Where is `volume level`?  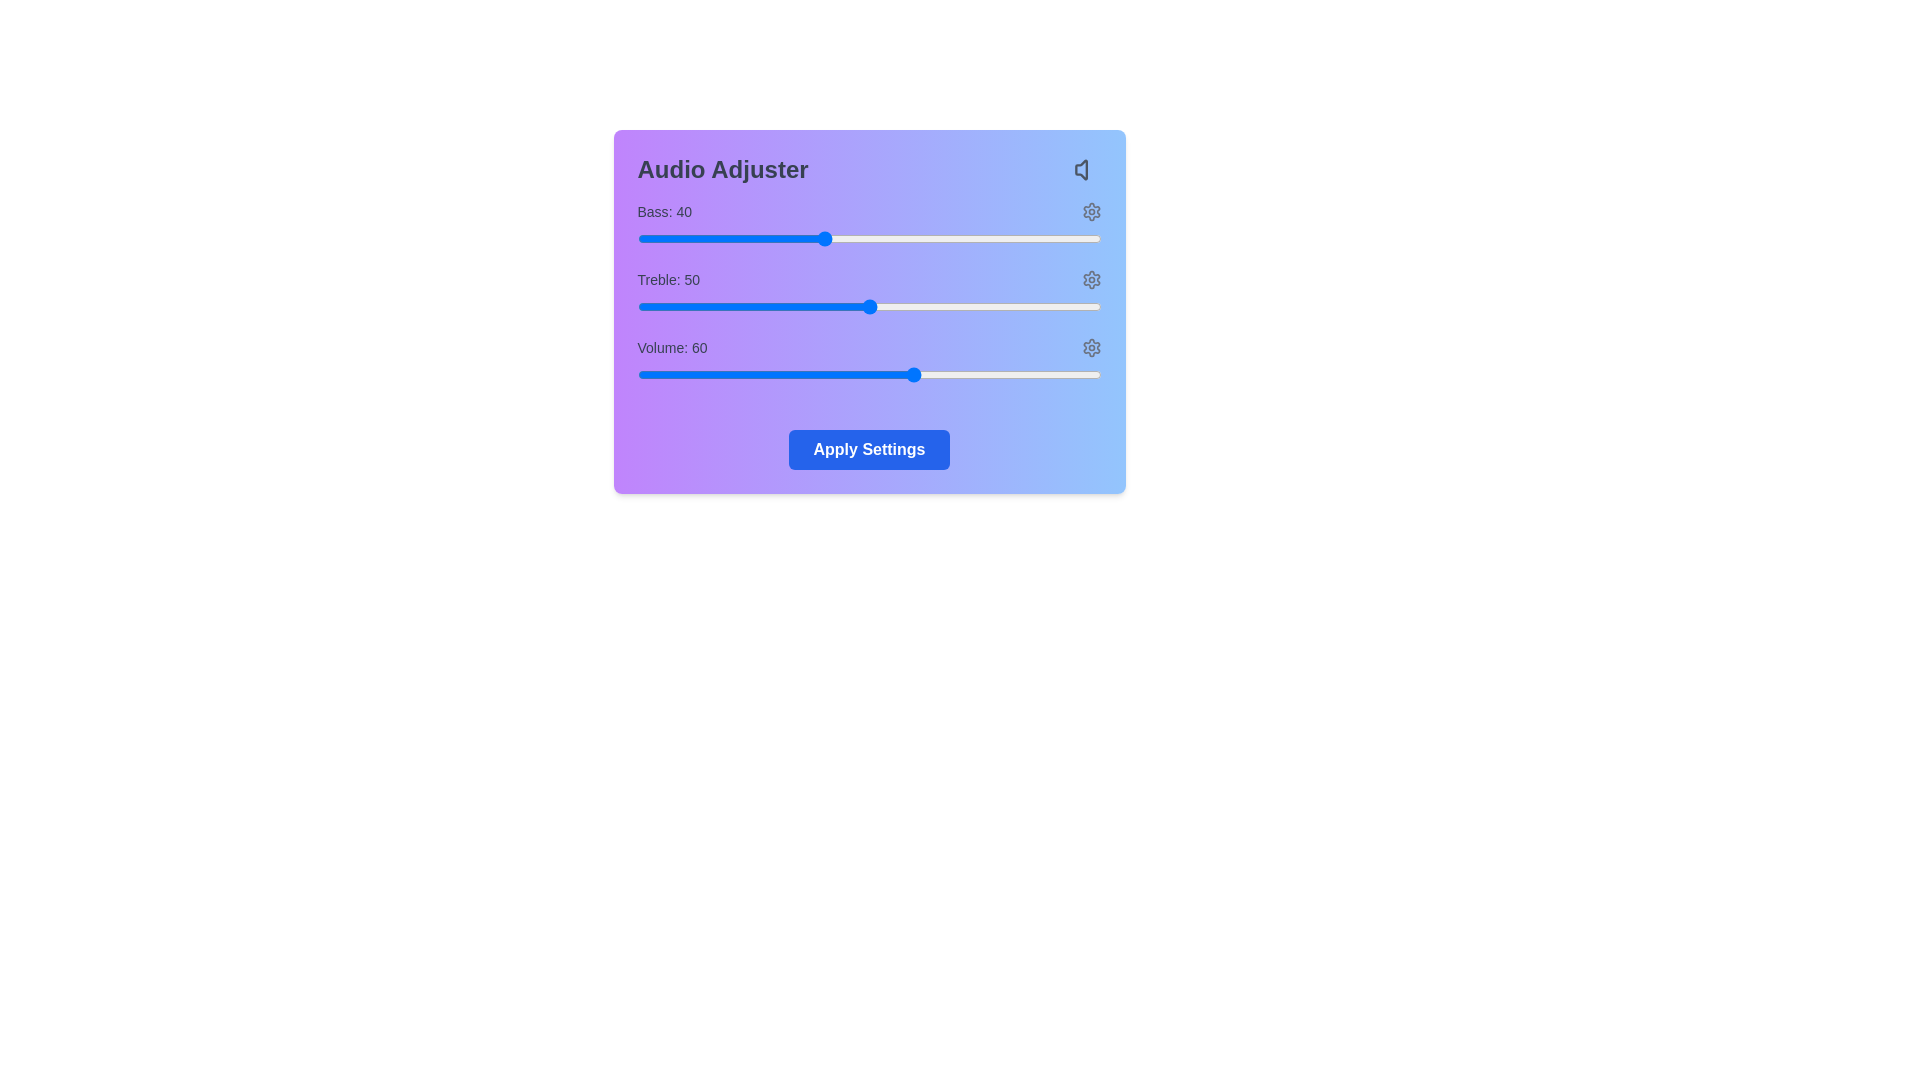
volume level is located at coordinates (757, 374).